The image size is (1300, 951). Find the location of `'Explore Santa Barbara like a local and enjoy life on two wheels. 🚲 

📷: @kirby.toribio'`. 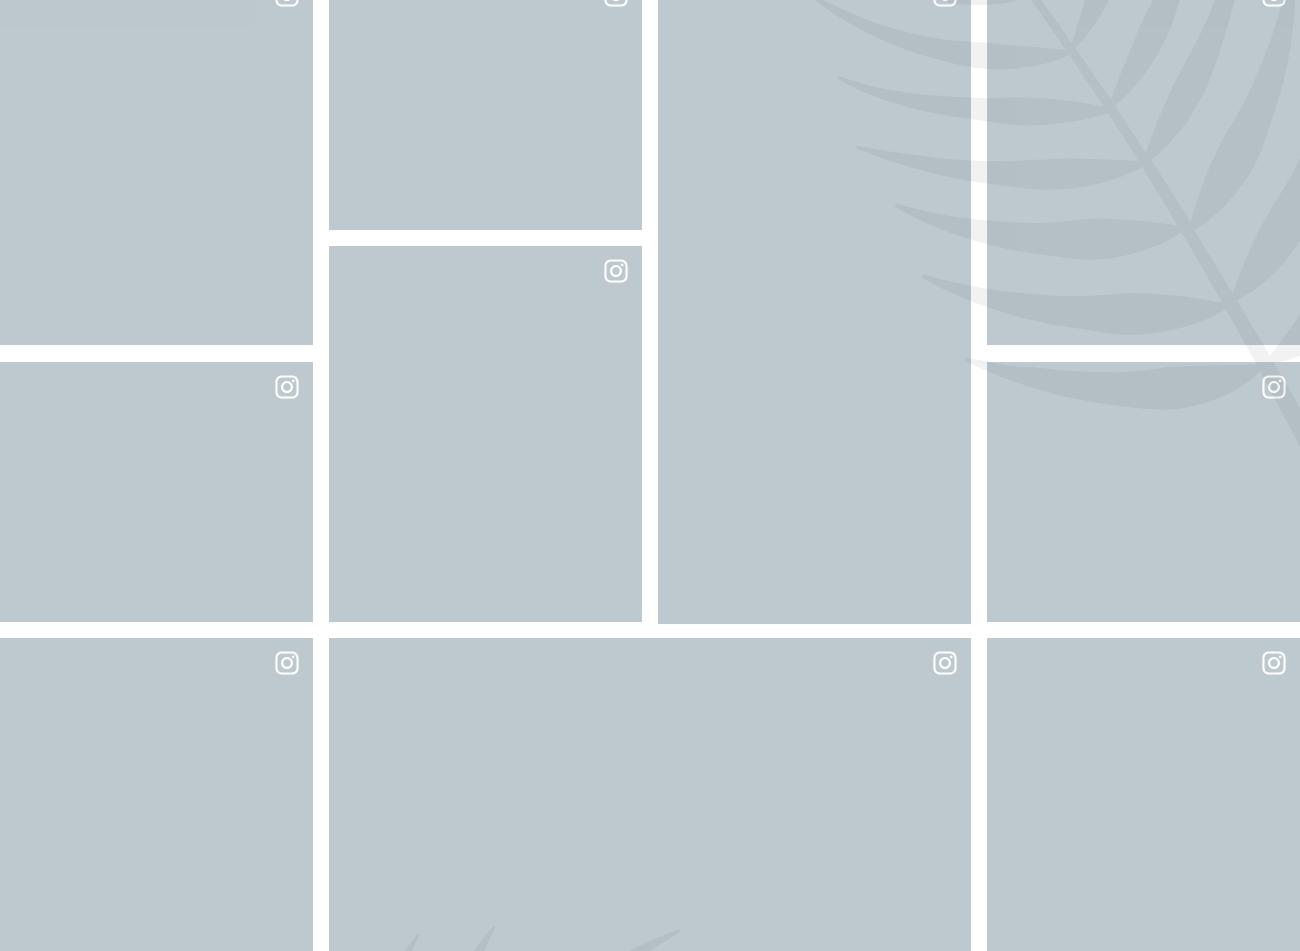

'Explore Santa Barbara like a local and enjoy life on two wheels. 🚲 

📷: @kirby.toribio' is located at coordinates (154, 821).